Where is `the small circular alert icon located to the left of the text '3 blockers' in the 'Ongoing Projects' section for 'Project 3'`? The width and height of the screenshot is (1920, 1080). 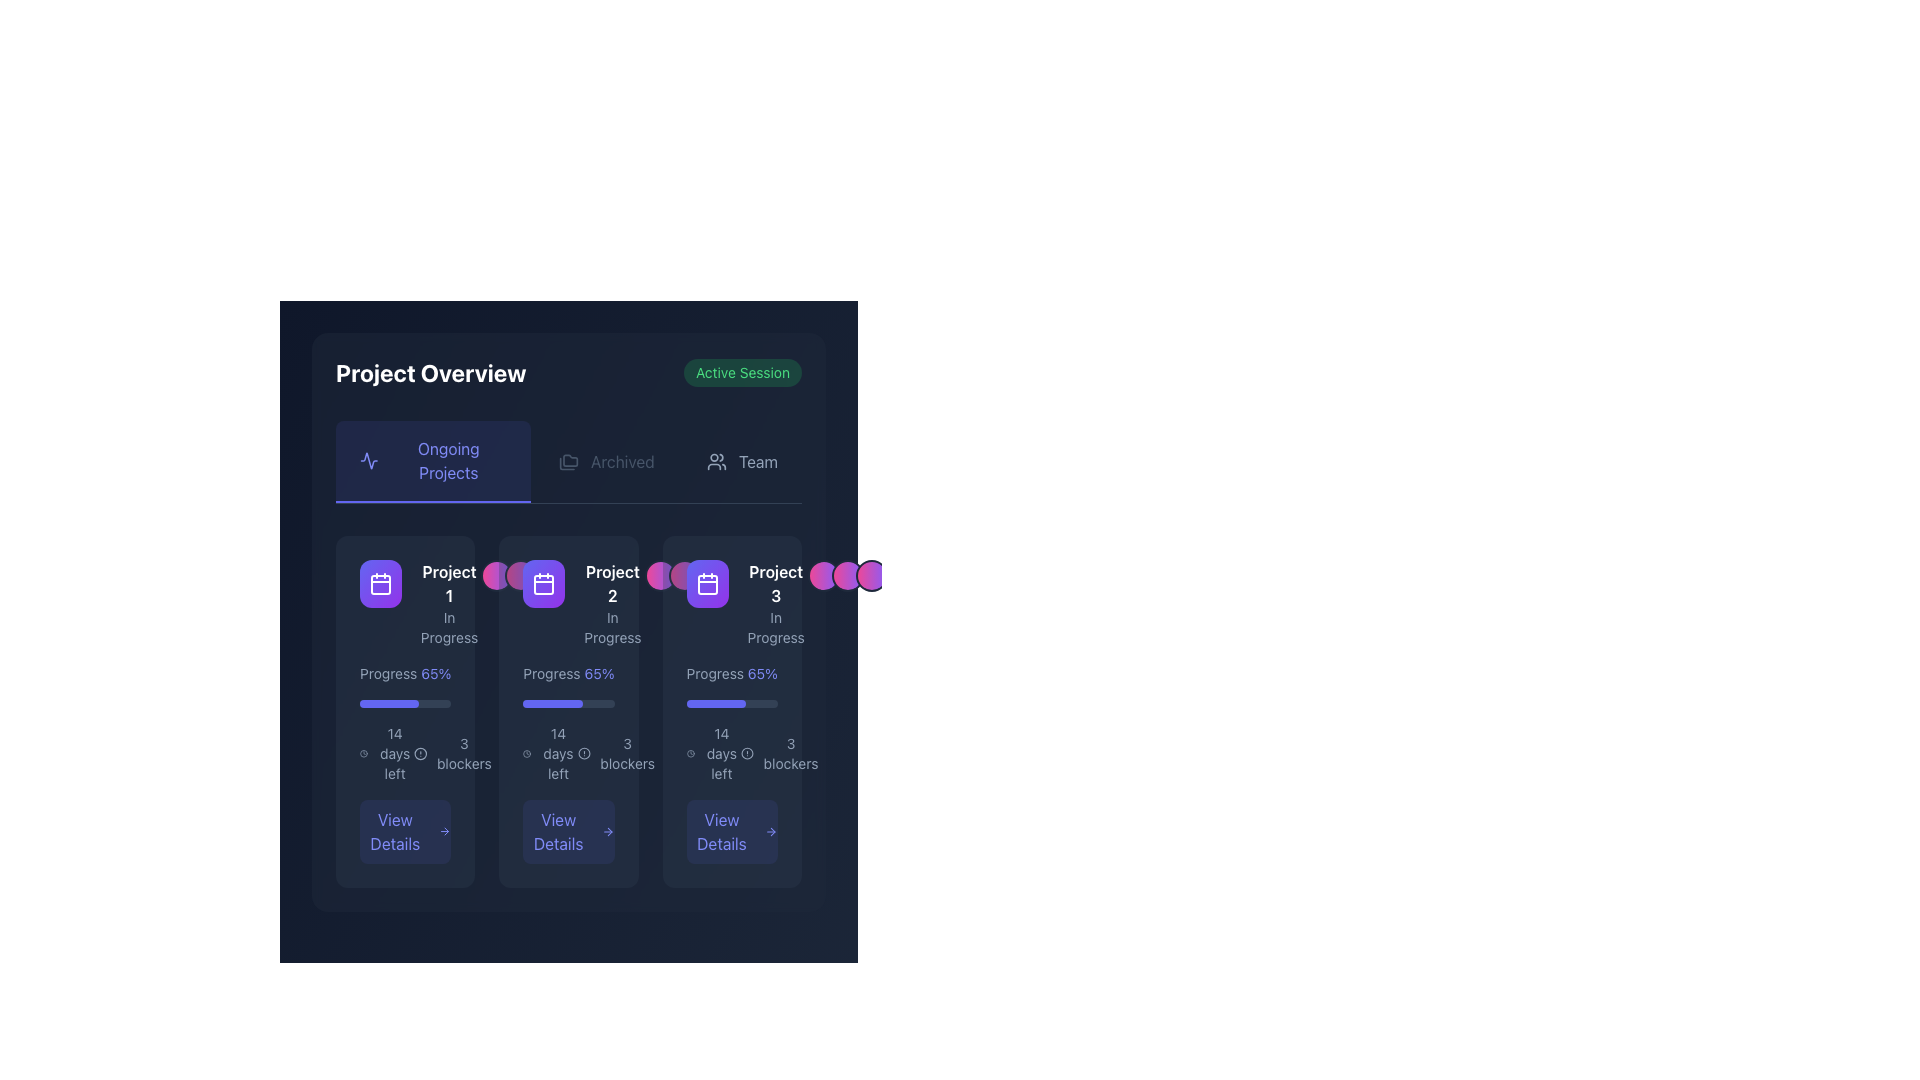 the small circular alert icon located to the left of the text '3 blockers' in the 'Ongoing Projects' section for 'Project 3' is located at coordinates (746, 753).